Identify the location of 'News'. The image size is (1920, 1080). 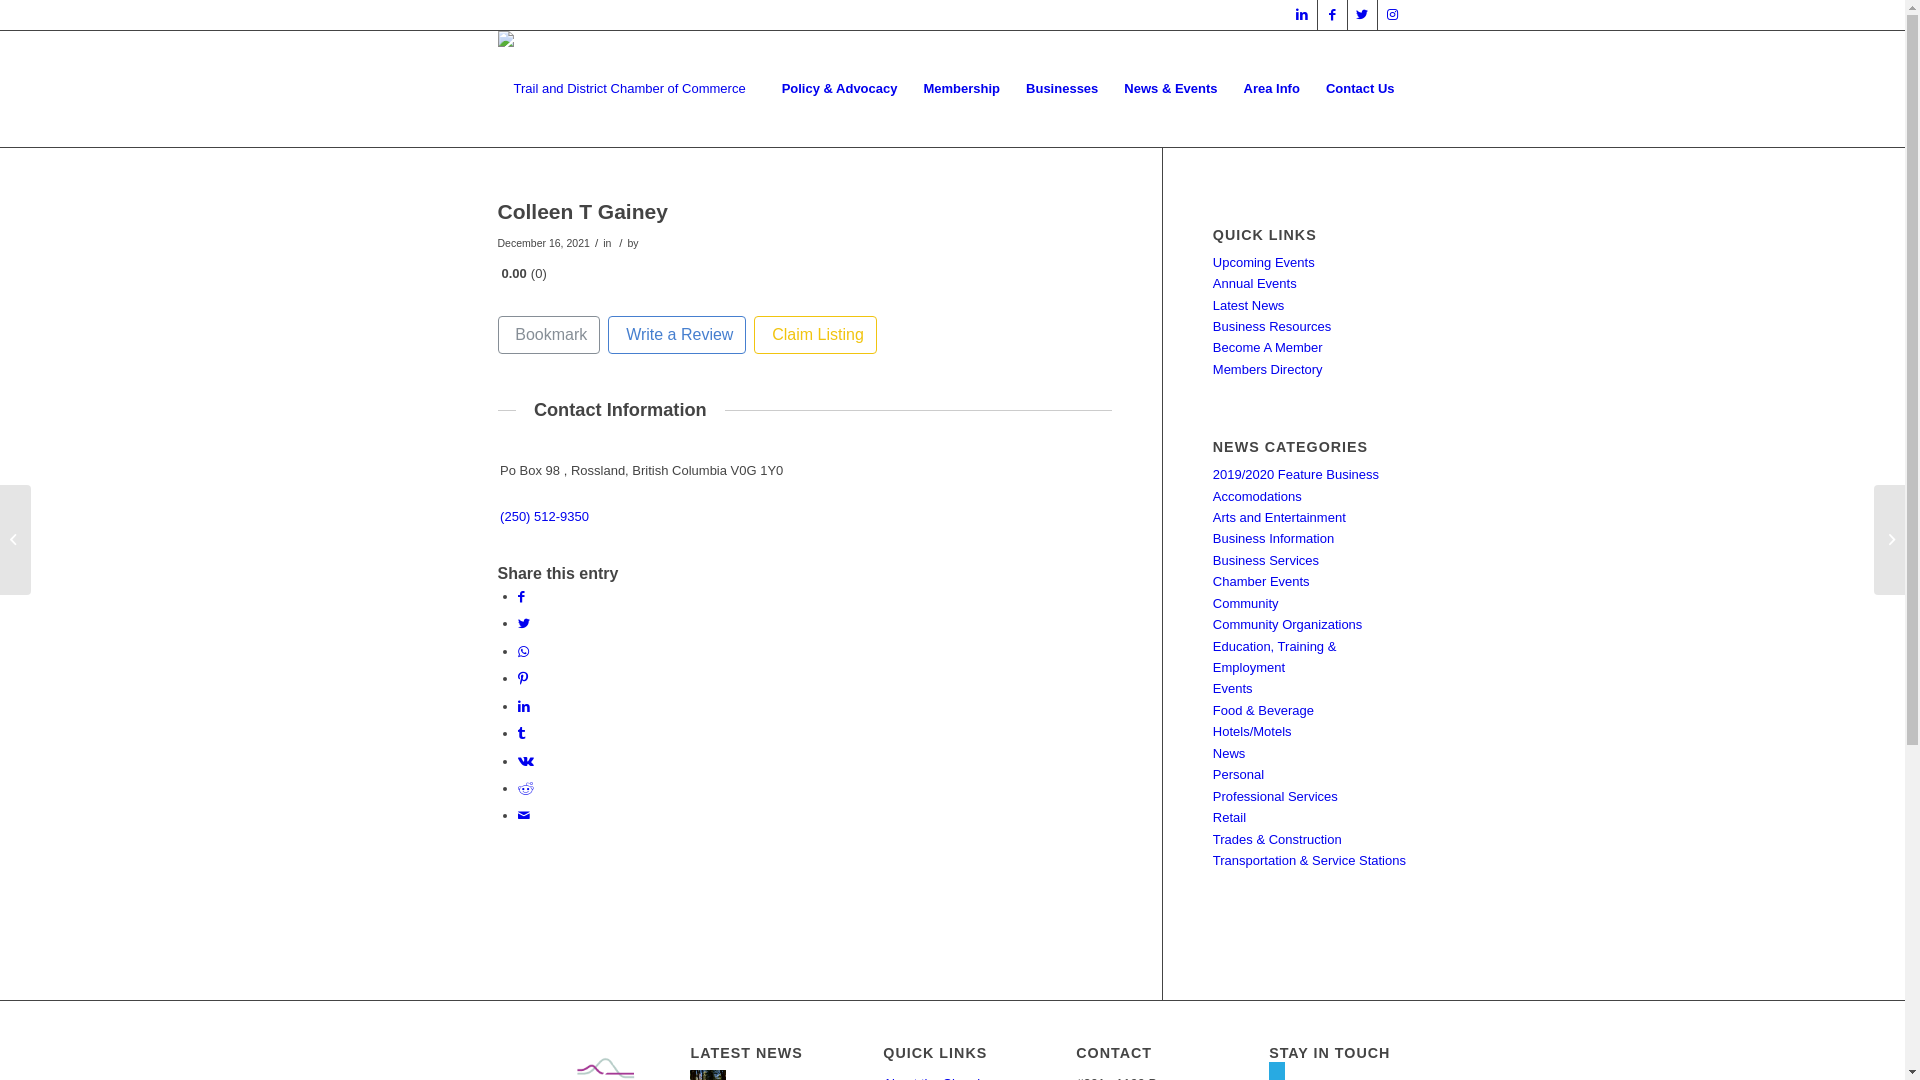
(1228, 753).